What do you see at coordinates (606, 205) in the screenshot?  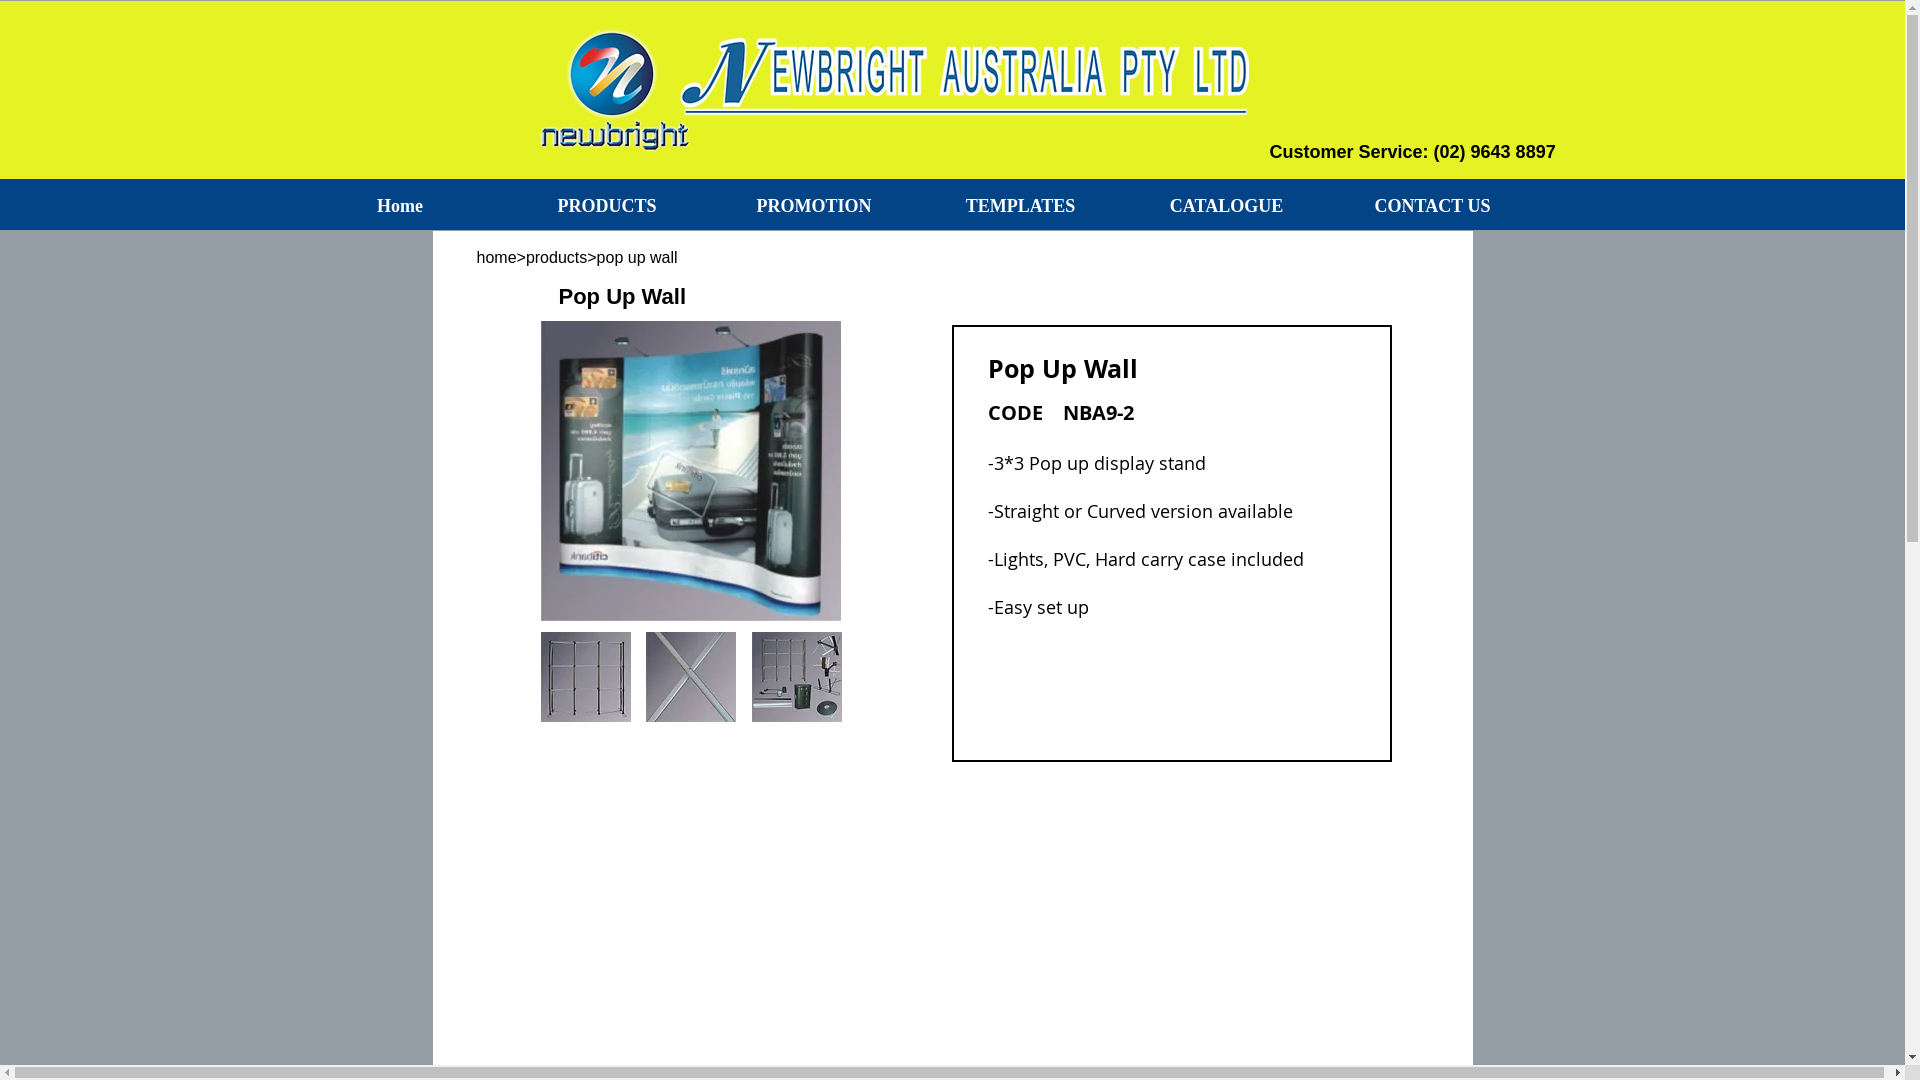 I see `'PRODUCTS'` at bounding box center [606, 205].